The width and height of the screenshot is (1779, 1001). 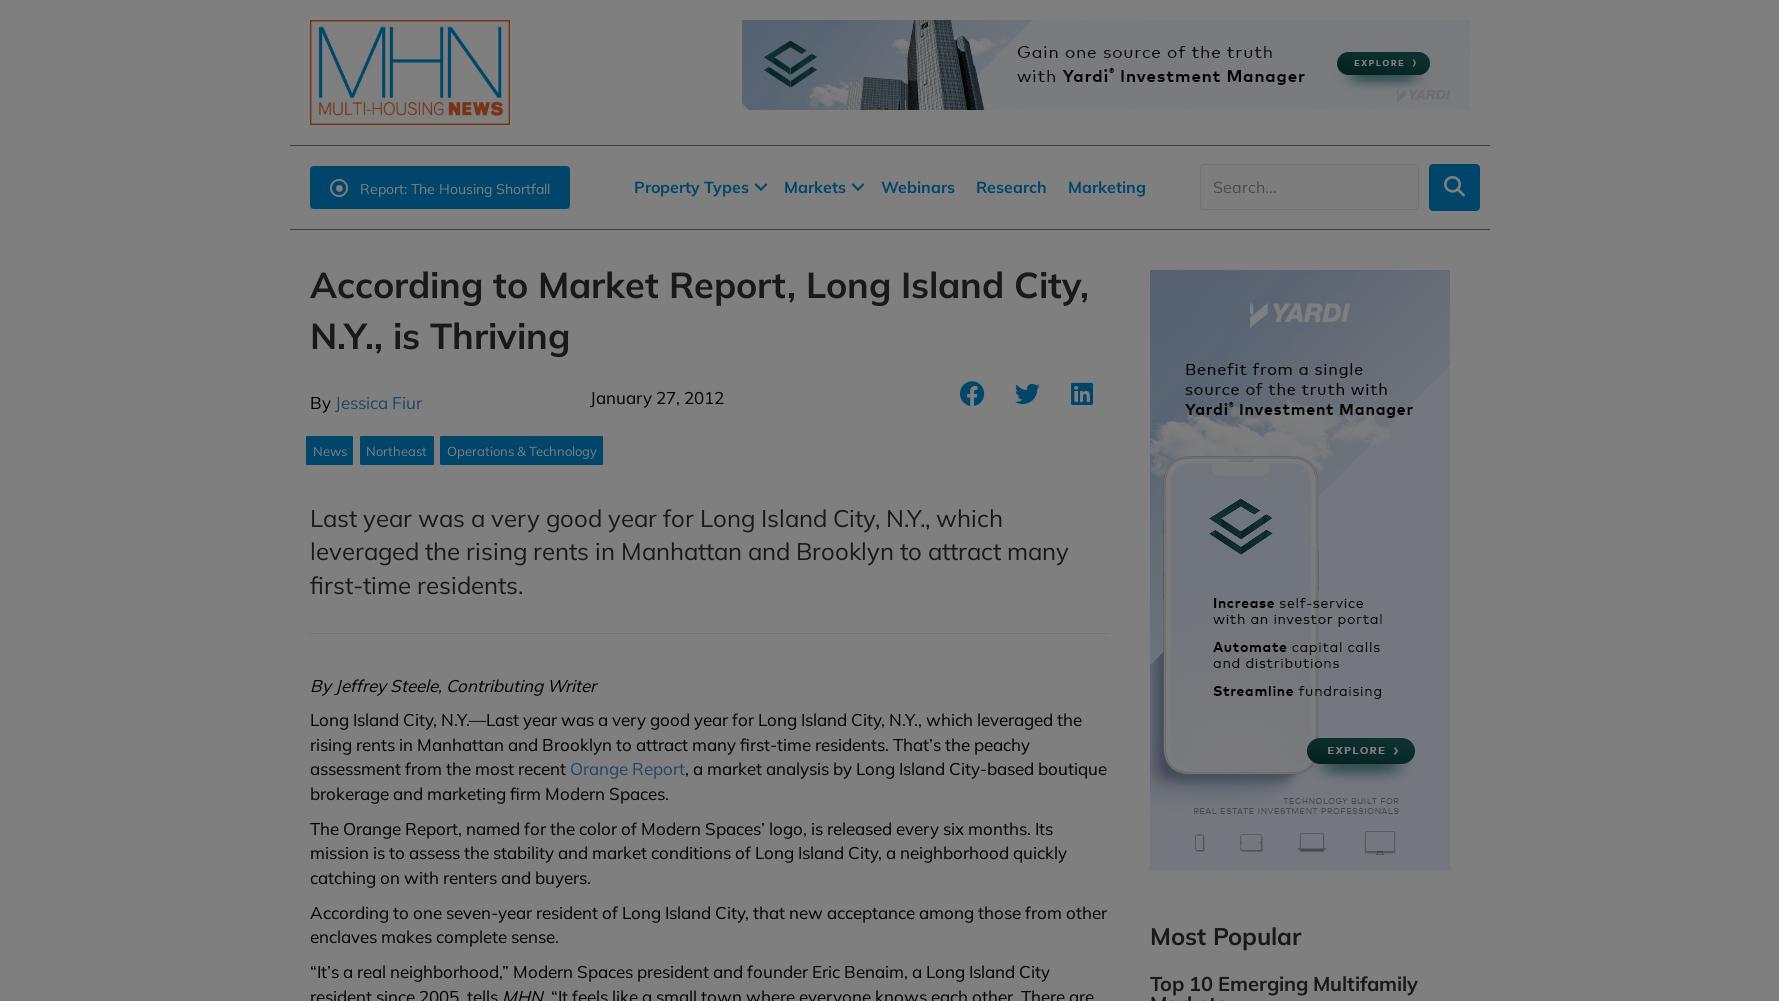 What do you see at coordinates (328, 450) in the screenshot?
I see `'News'` at bounding box center [328, 450].